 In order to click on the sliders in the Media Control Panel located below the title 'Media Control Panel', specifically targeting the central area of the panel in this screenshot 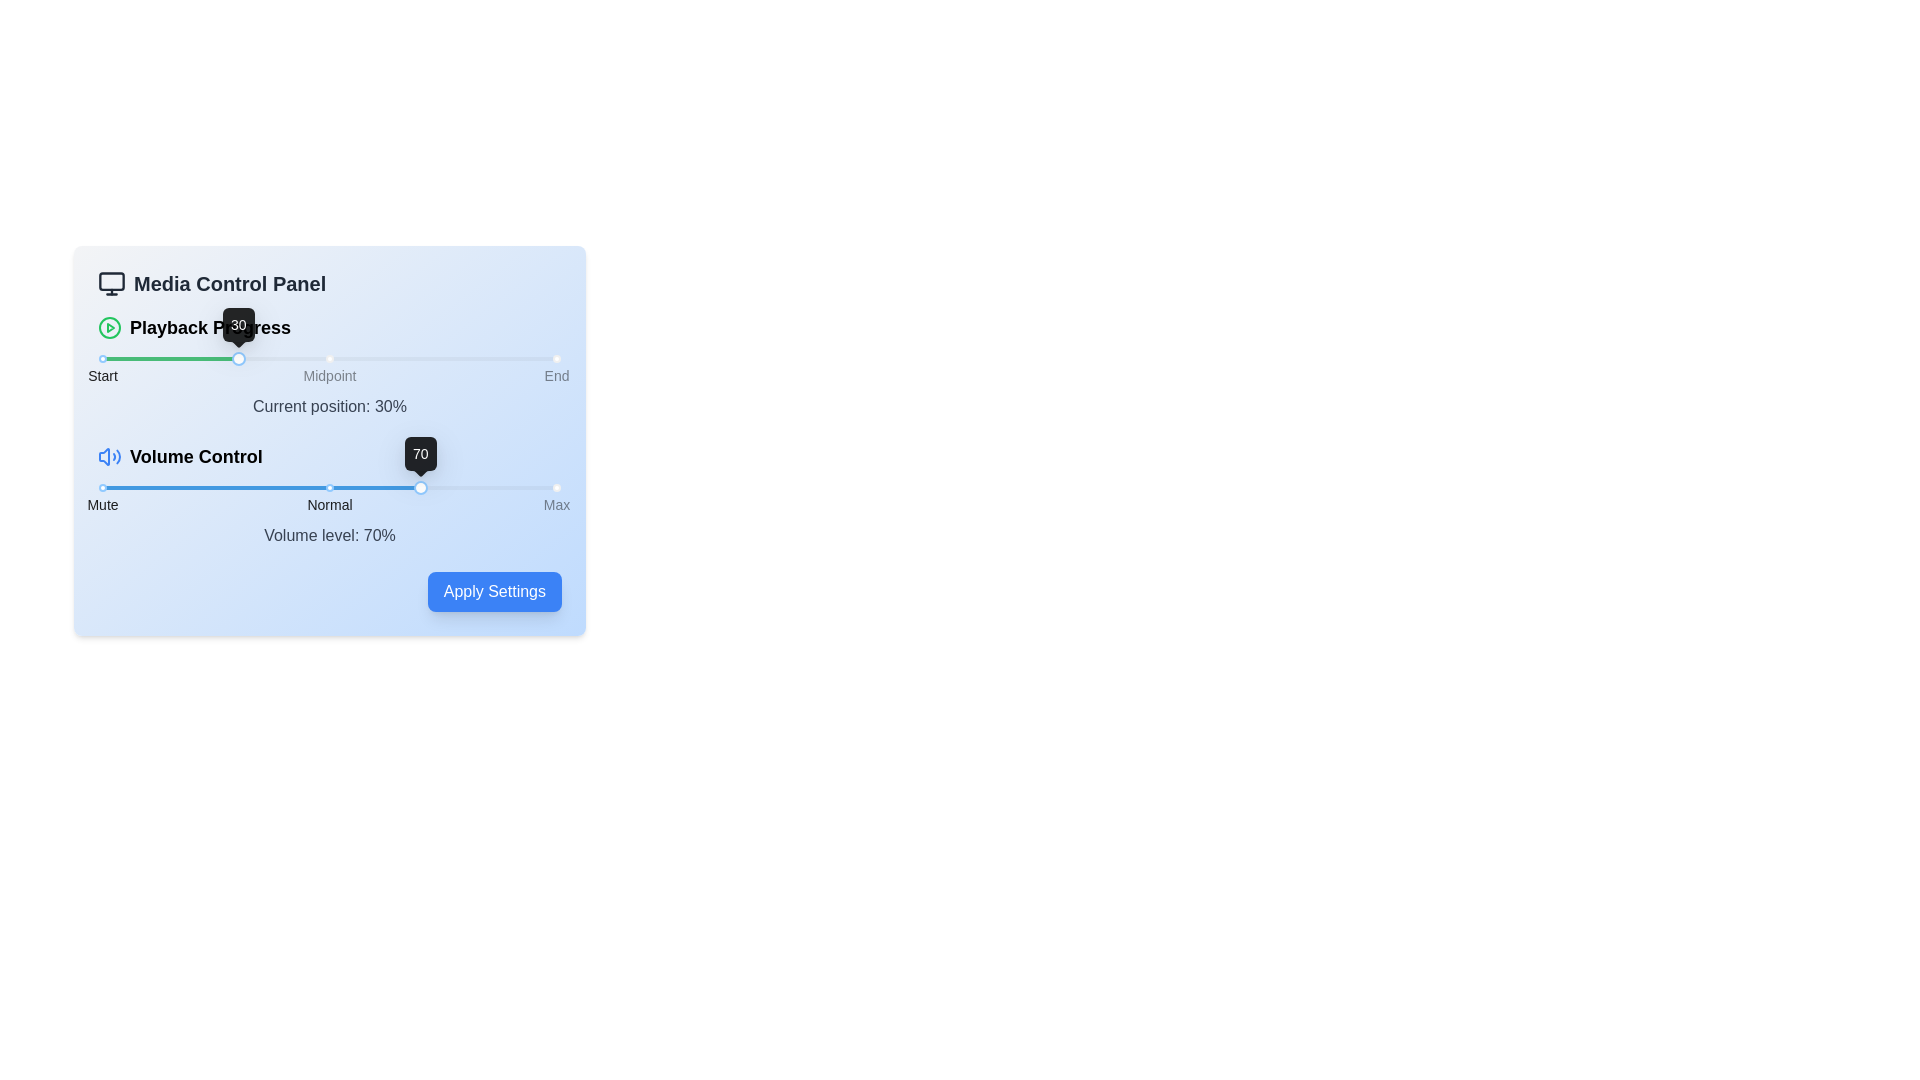, I will do `click(330, 430)`.